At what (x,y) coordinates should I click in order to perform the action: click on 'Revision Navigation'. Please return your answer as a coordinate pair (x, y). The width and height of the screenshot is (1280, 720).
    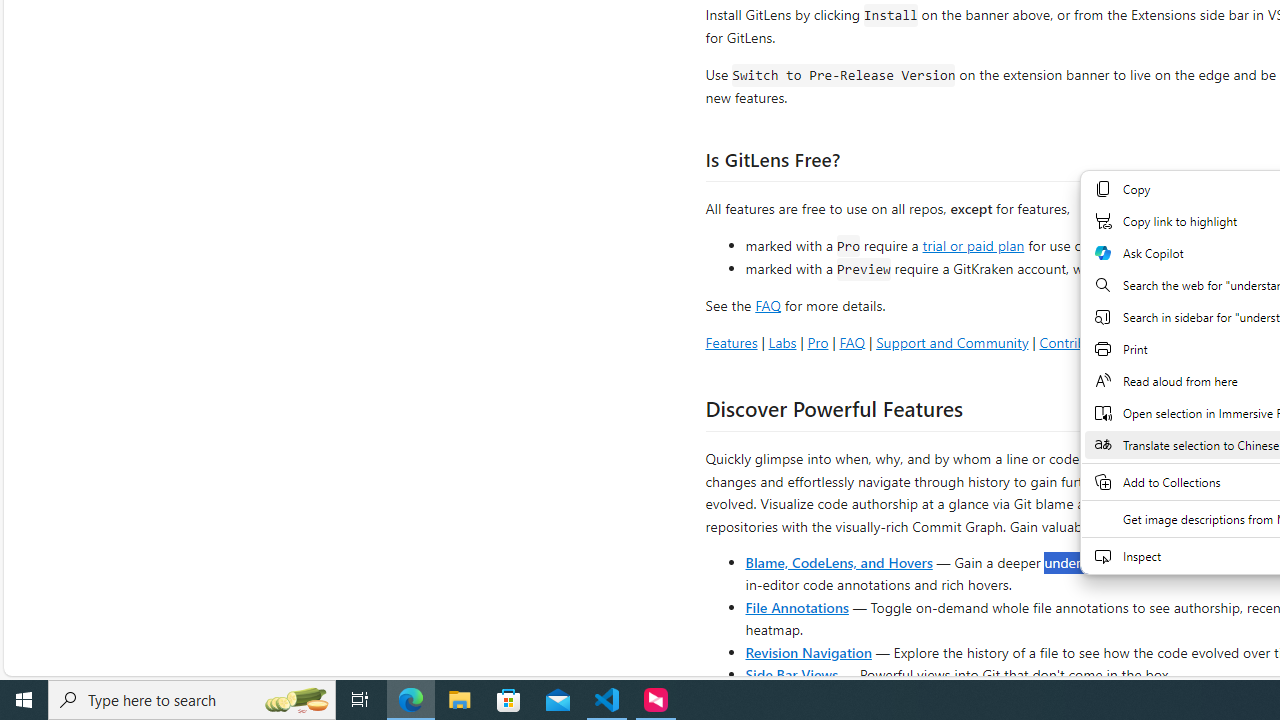
    Looking at the image, I should click on (808, 651).